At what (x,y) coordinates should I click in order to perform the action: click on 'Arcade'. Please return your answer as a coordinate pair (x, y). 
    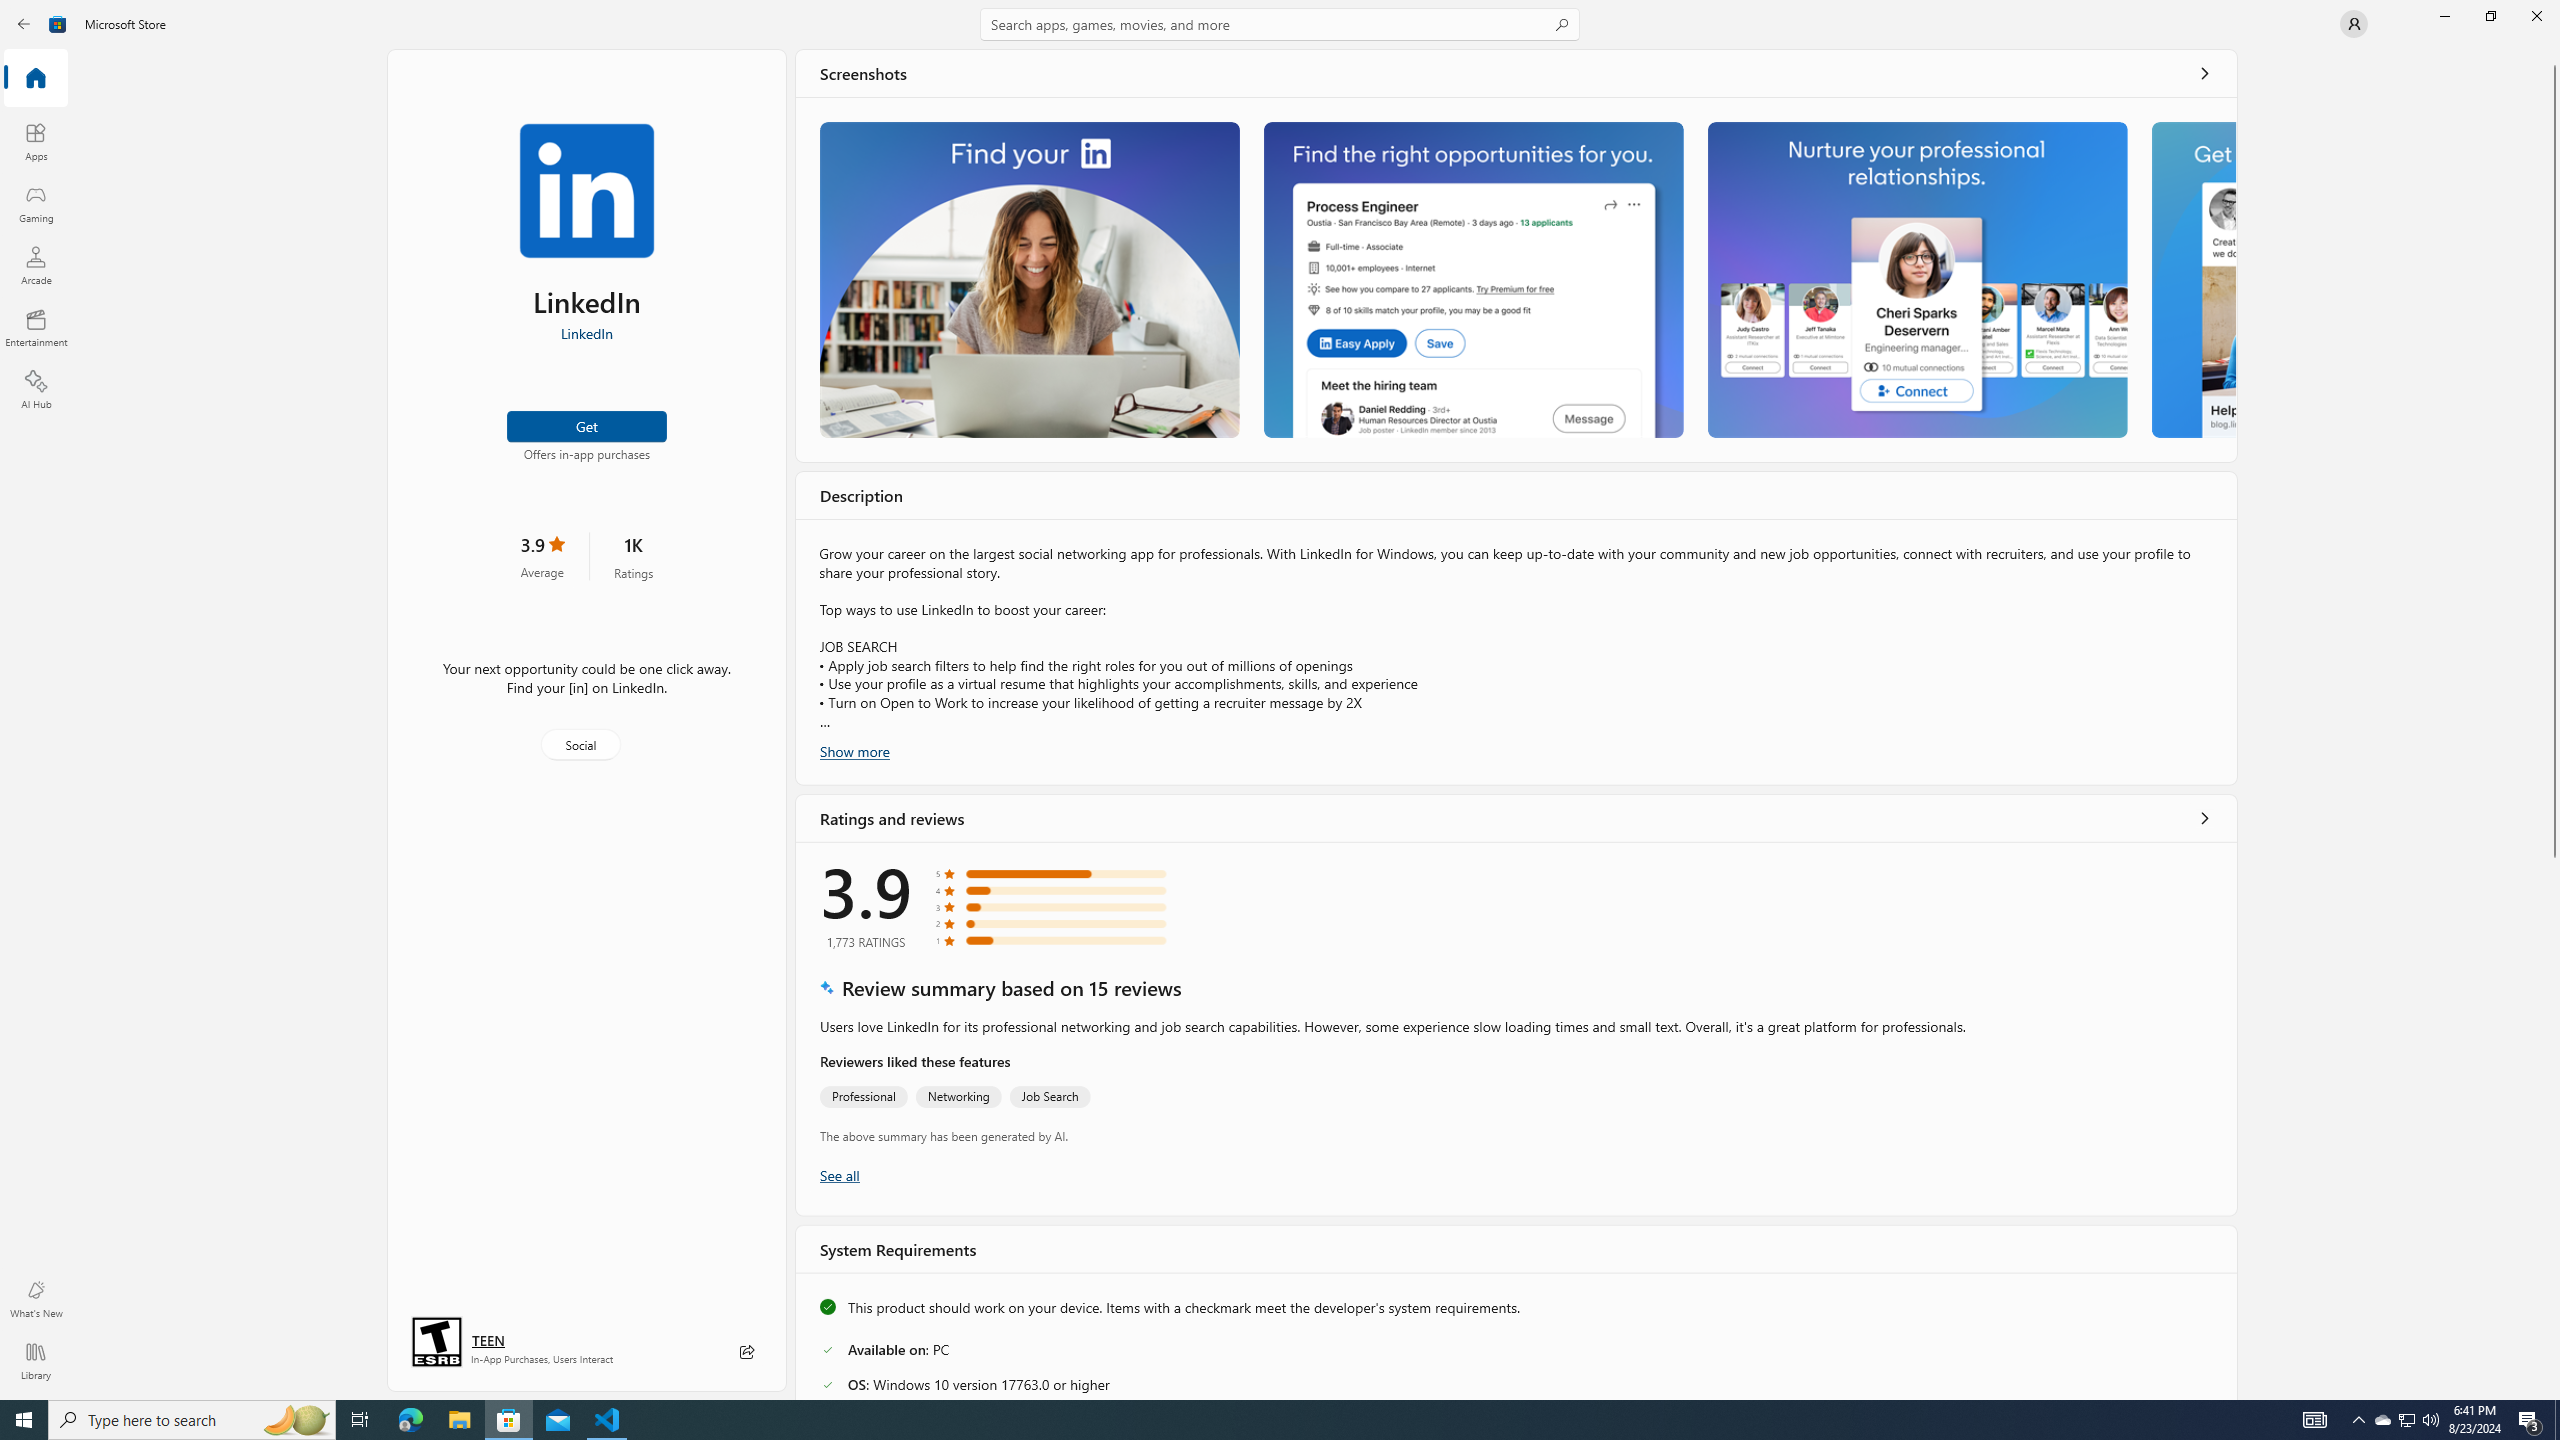
    Looking at the image, I should click on (34, 264).